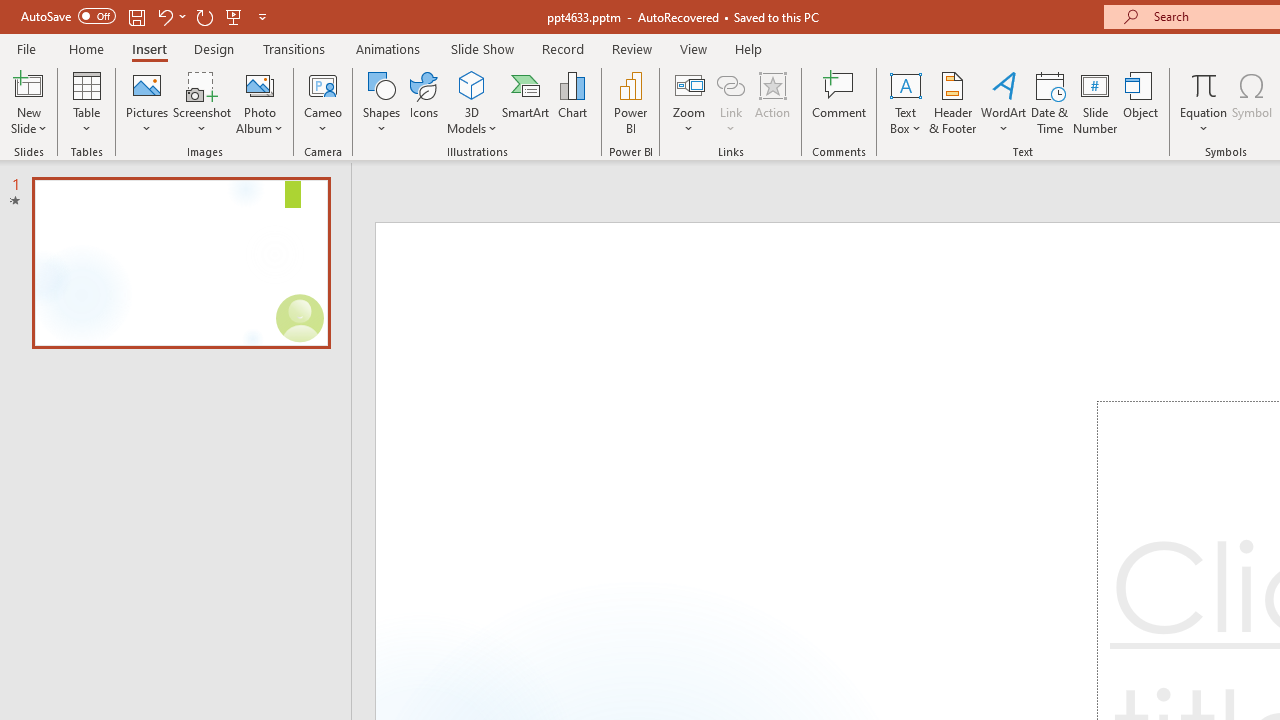 The width and height of the screenshot is (1280, 720). I want to click on 'Link', so click(730, 84).